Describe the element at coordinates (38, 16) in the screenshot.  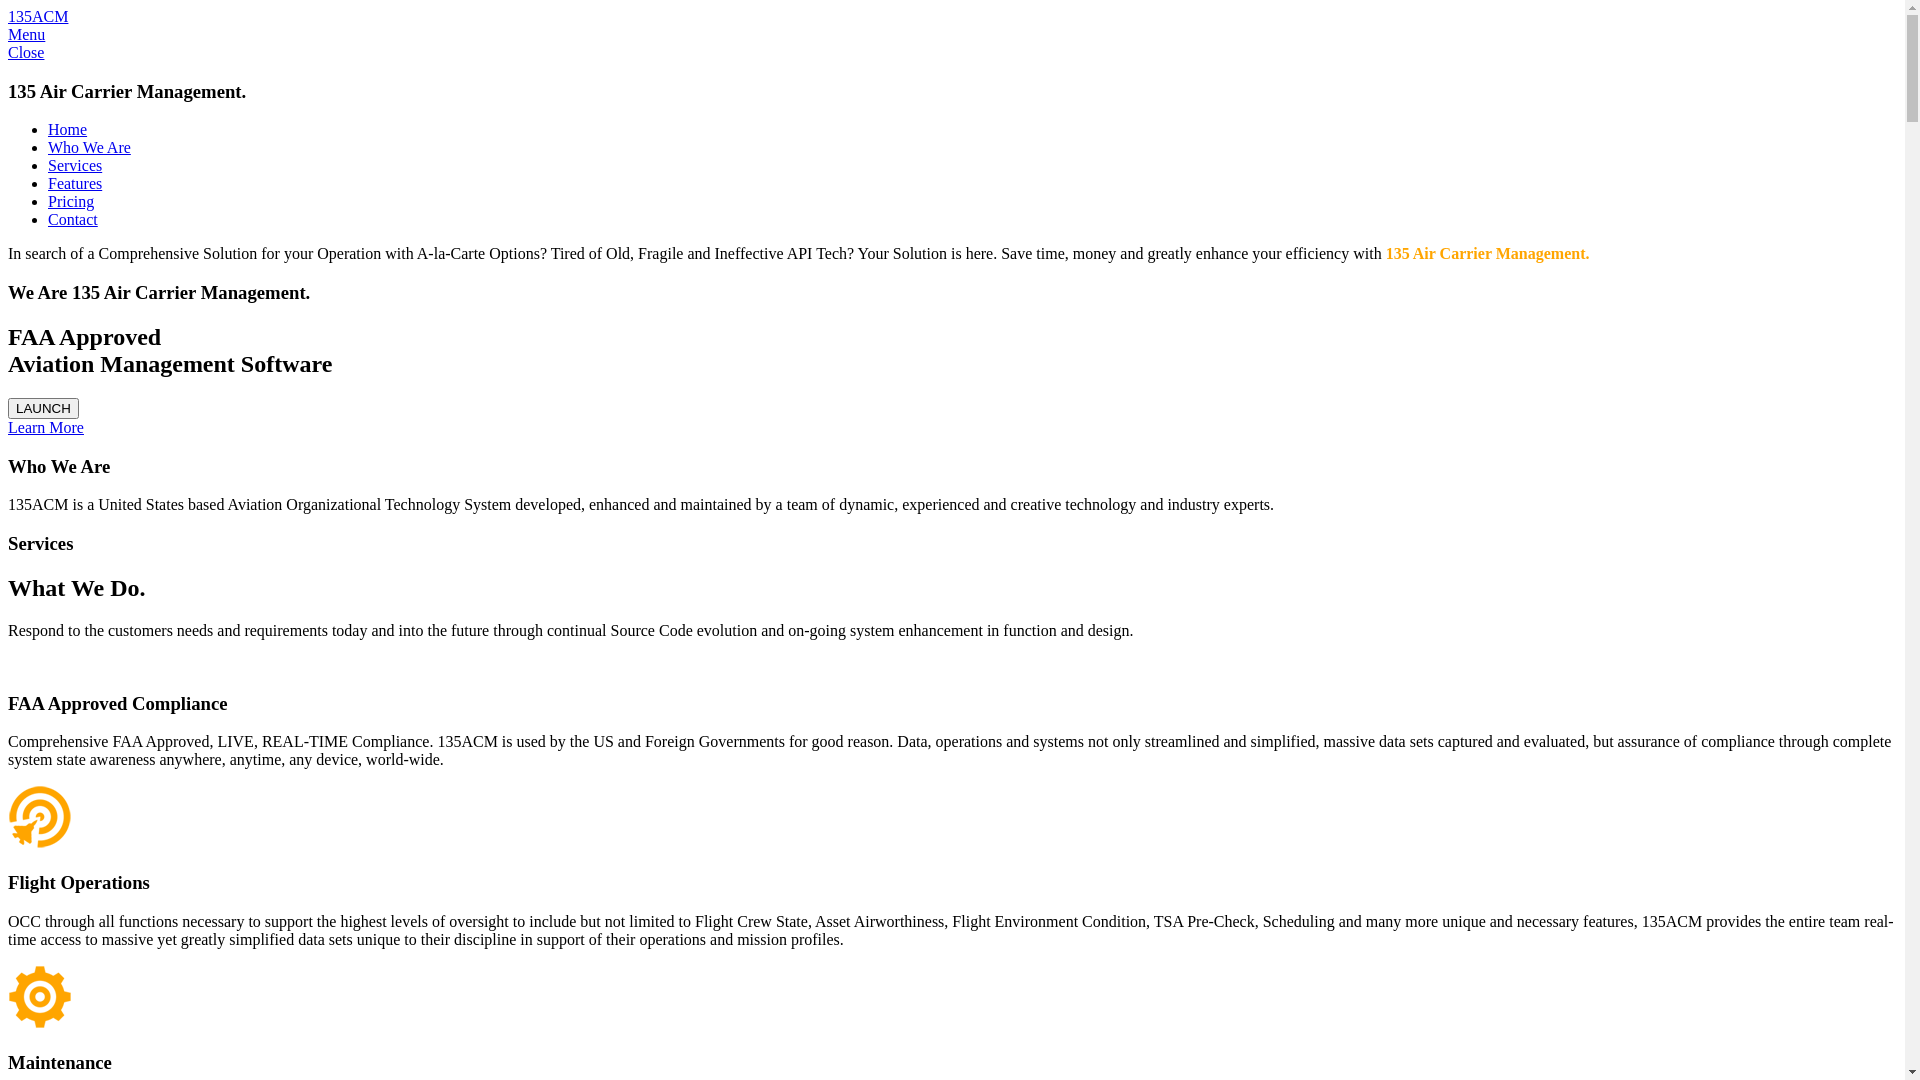
I see `'135ACM'` at that location.